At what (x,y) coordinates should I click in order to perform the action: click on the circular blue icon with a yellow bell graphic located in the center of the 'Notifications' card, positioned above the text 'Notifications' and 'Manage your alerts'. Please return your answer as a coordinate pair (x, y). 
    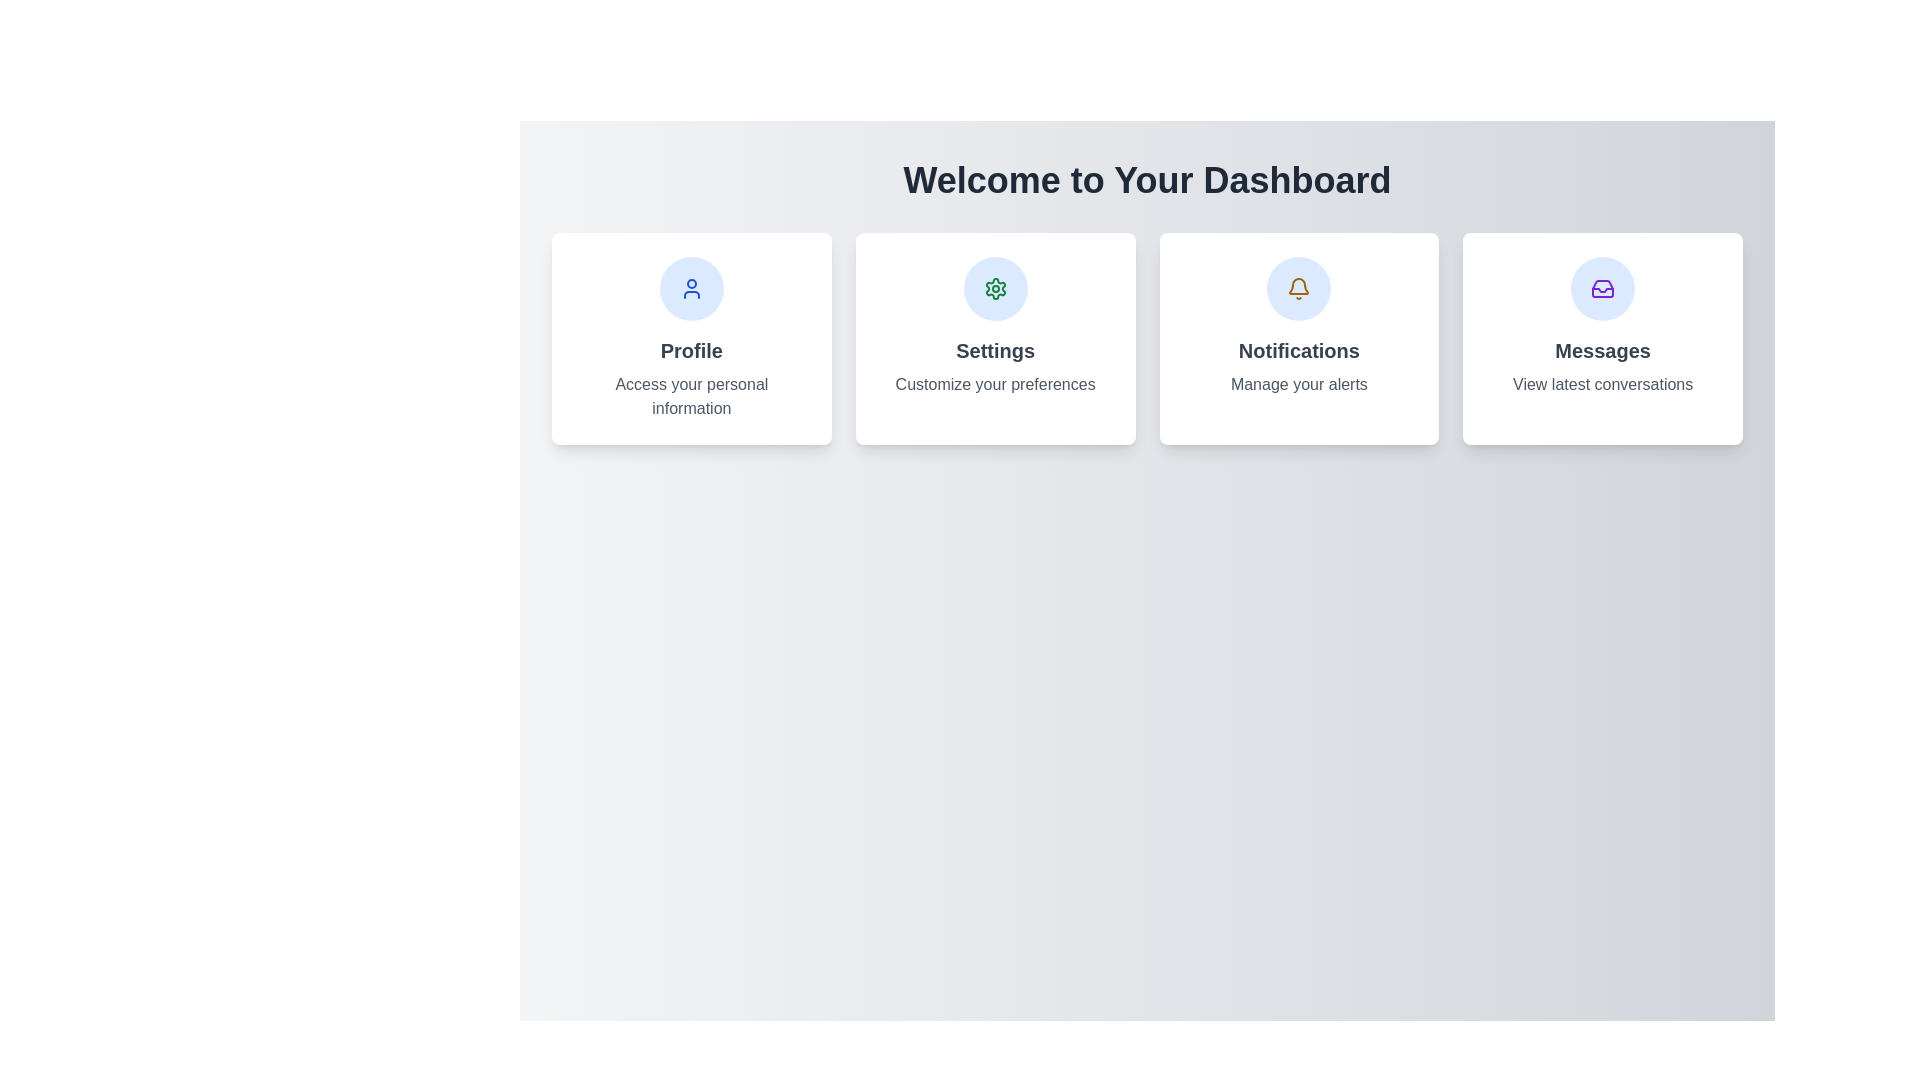
    Looking at the image, I should click on (1299, 289).